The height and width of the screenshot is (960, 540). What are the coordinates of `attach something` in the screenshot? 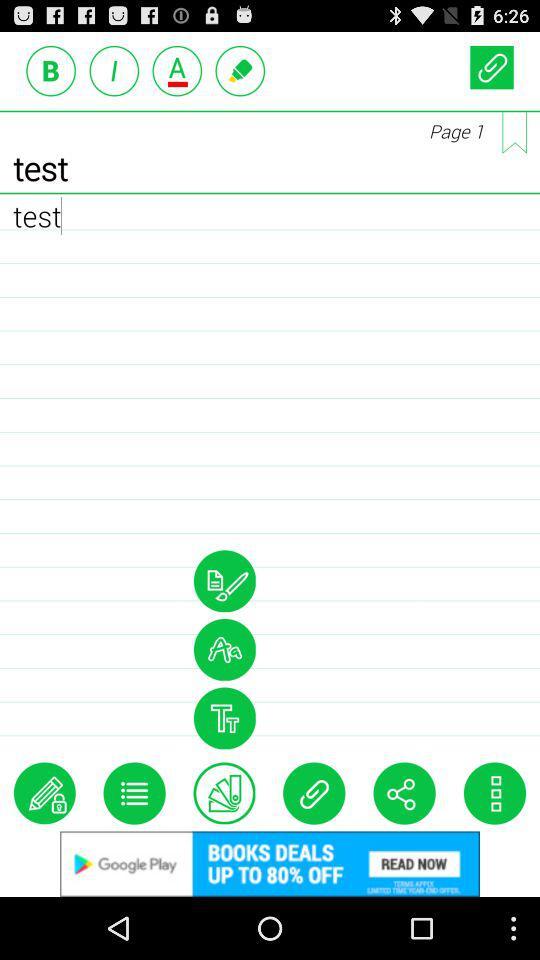 It's located at (314, 793).